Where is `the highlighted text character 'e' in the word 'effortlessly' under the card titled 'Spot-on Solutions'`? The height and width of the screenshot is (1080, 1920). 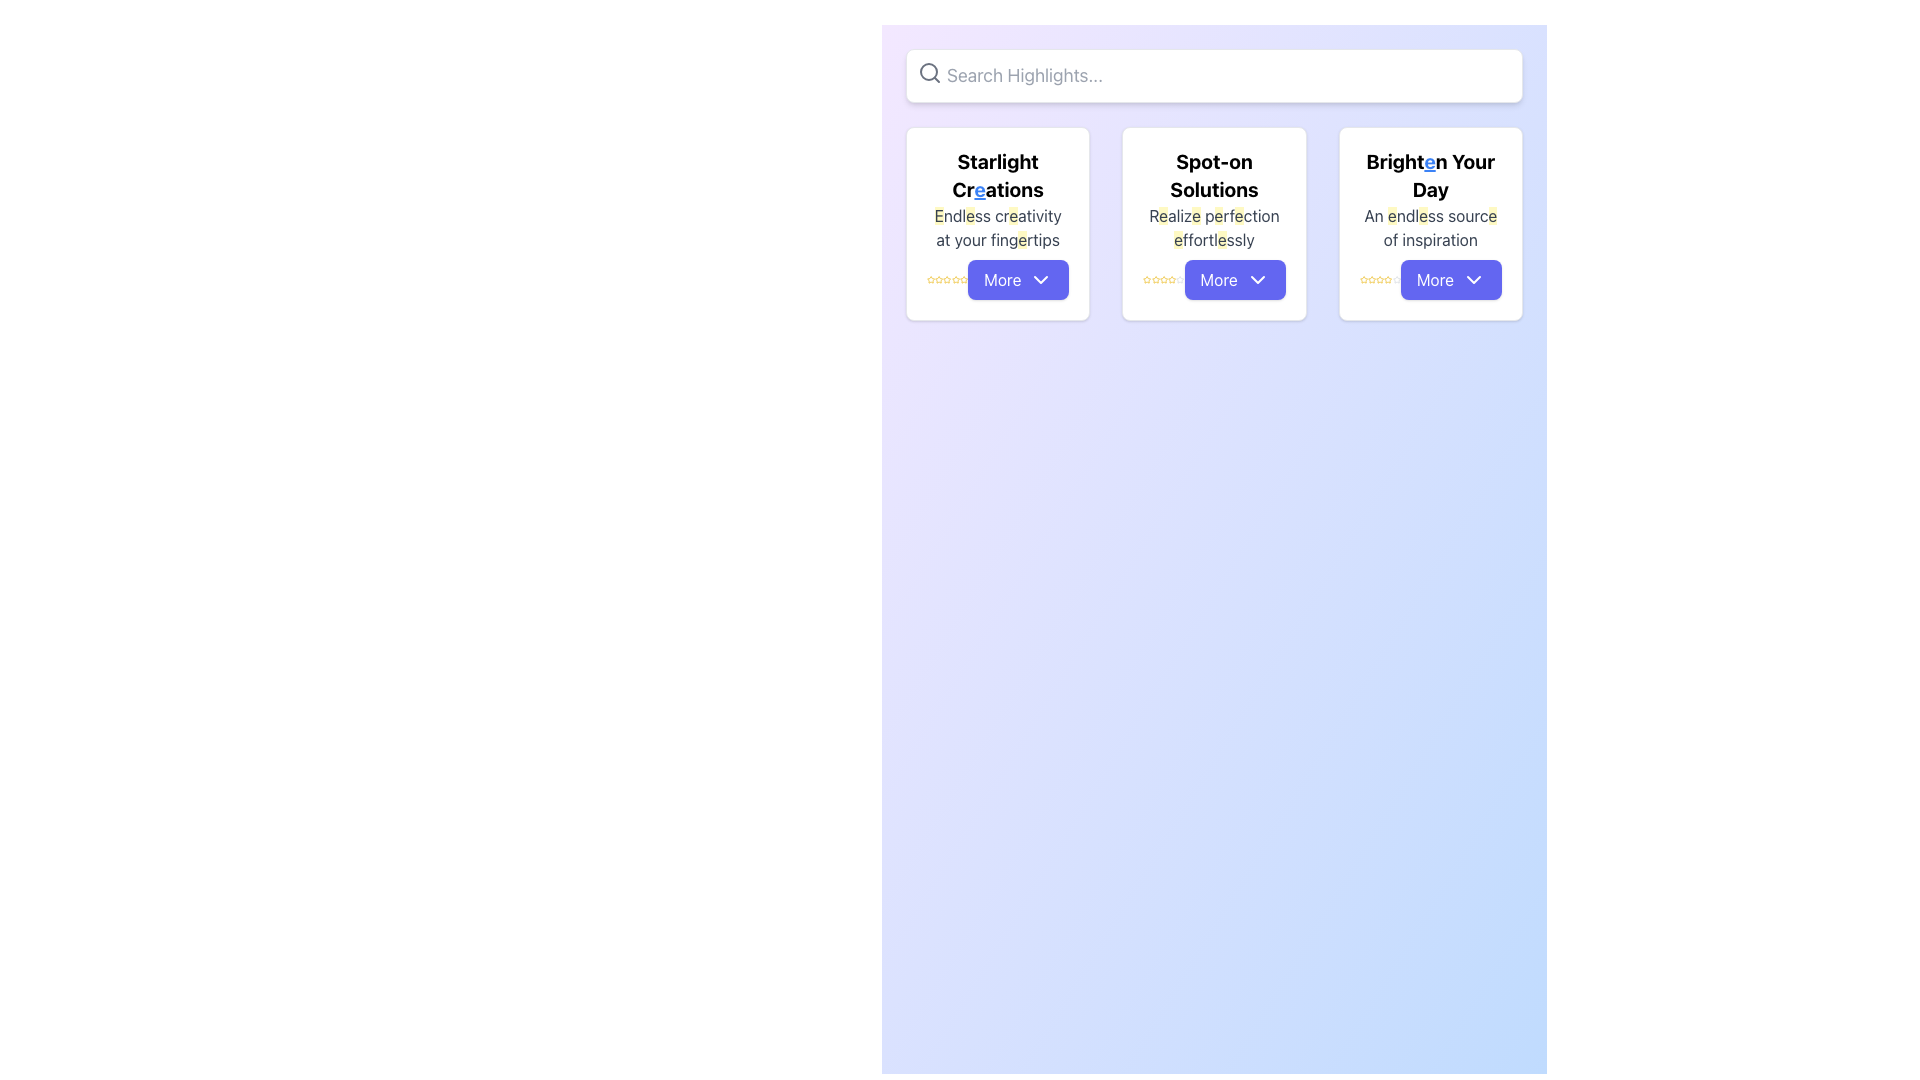
the highlighted text character 'e' in the word 'effortlessly' under the card titled 'Spot-on Solutions' is located at coordinates (1221, 238).